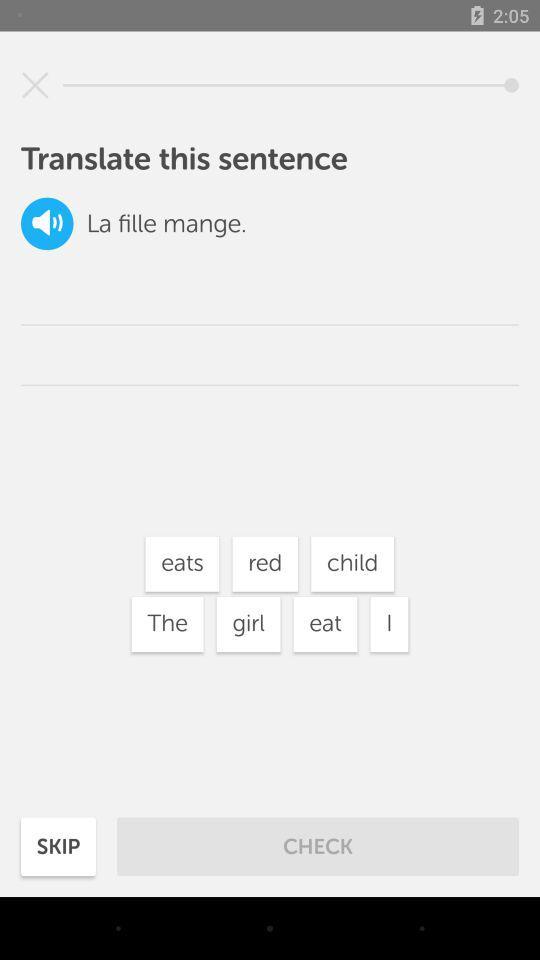  What do you see at coordinates (389, 623) in the screenshot?
I see `the icon on the right` at bounding box center [389, 623].